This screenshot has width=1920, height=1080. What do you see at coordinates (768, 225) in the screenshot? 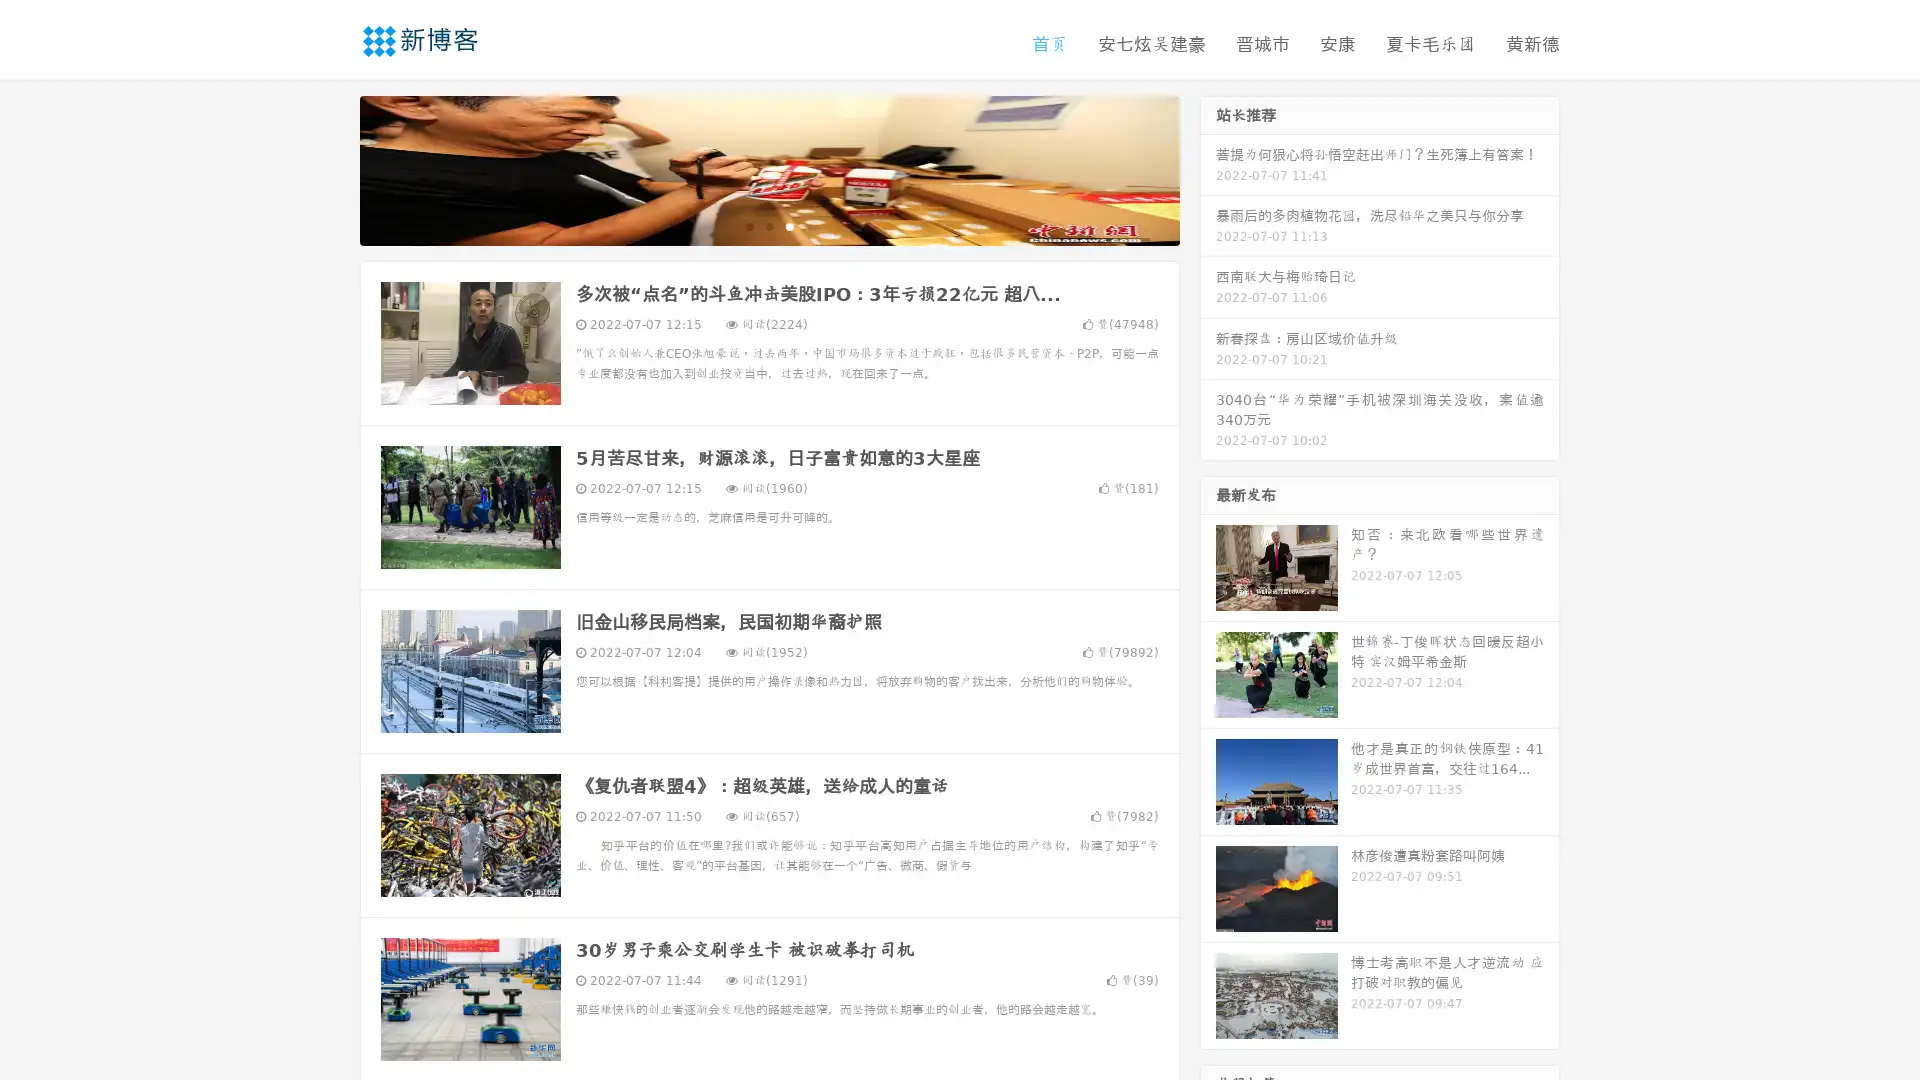
I see `Go to slide 2` at bounding box center [768, 225].